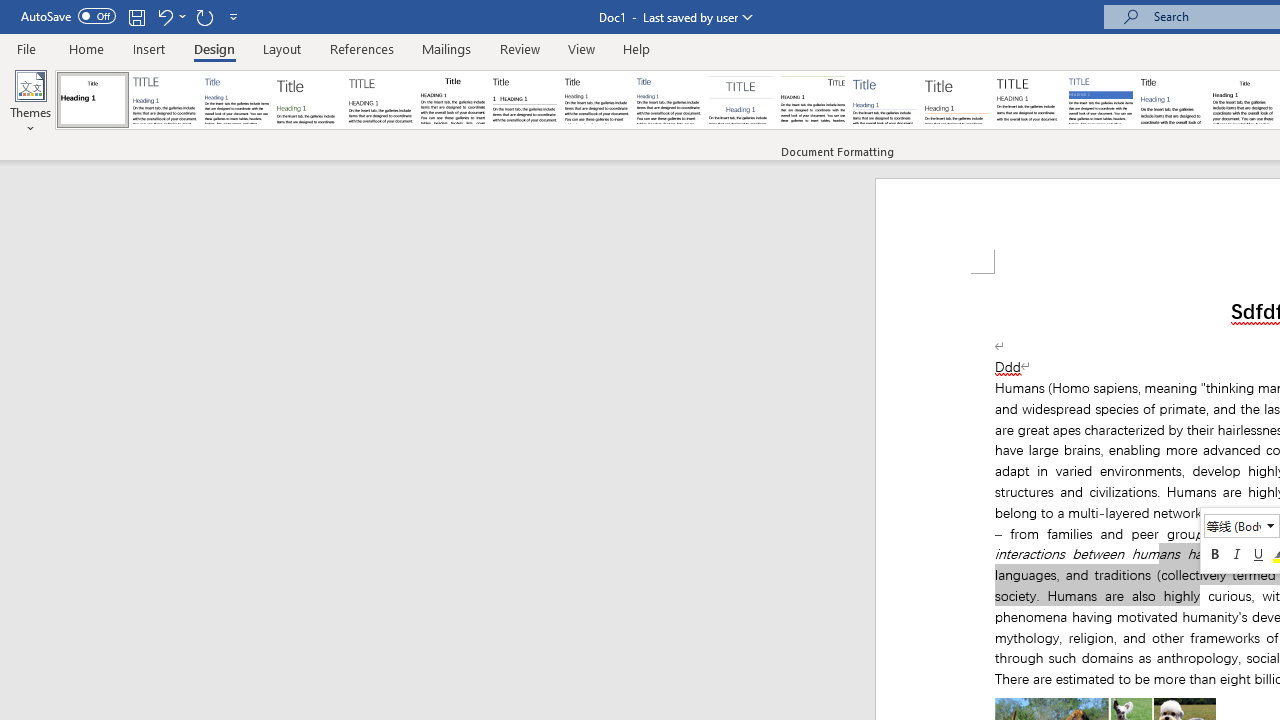 This screenshot has width=1280, height=720. What do you see at coordinates (236, 100) in the screenshot?
I see `'Basic (Simple)'` at bounding box center [236, 100].